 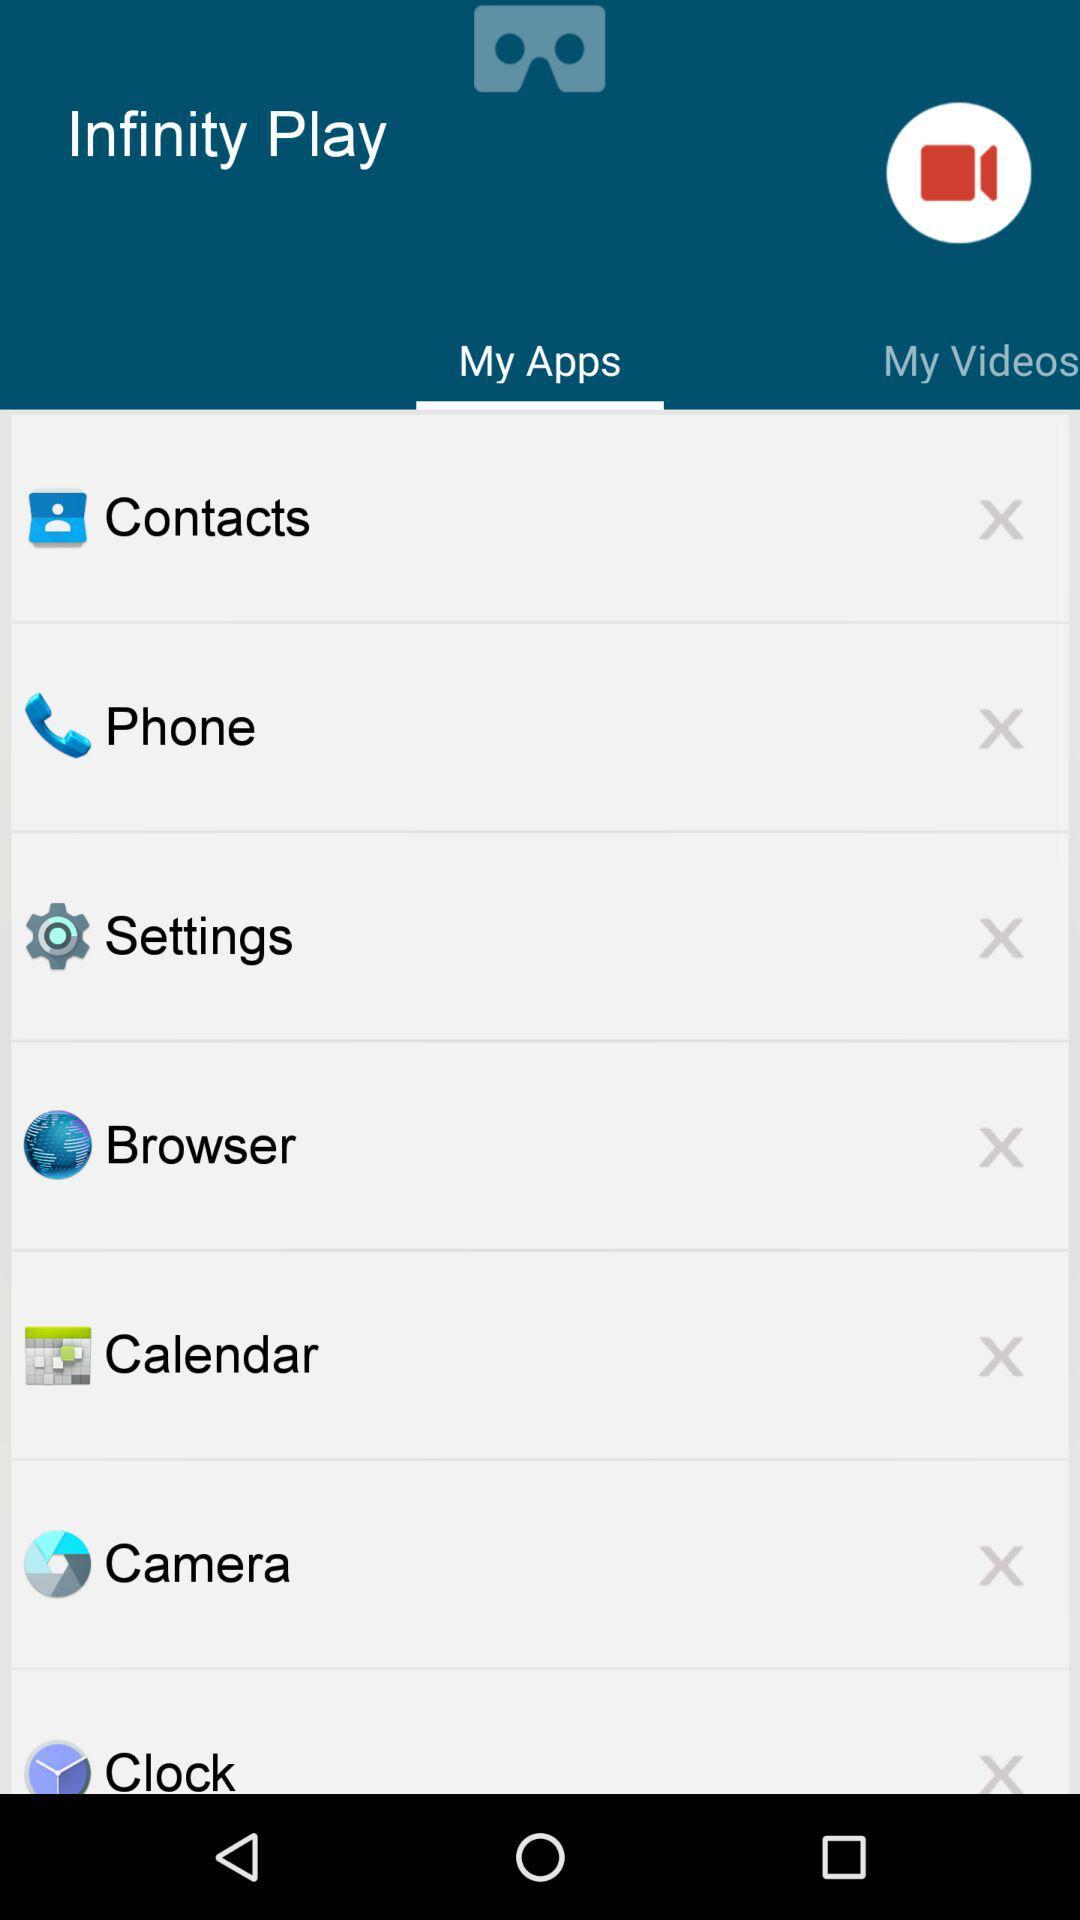 I want to click on phone icon, so click(x=585, y=725).